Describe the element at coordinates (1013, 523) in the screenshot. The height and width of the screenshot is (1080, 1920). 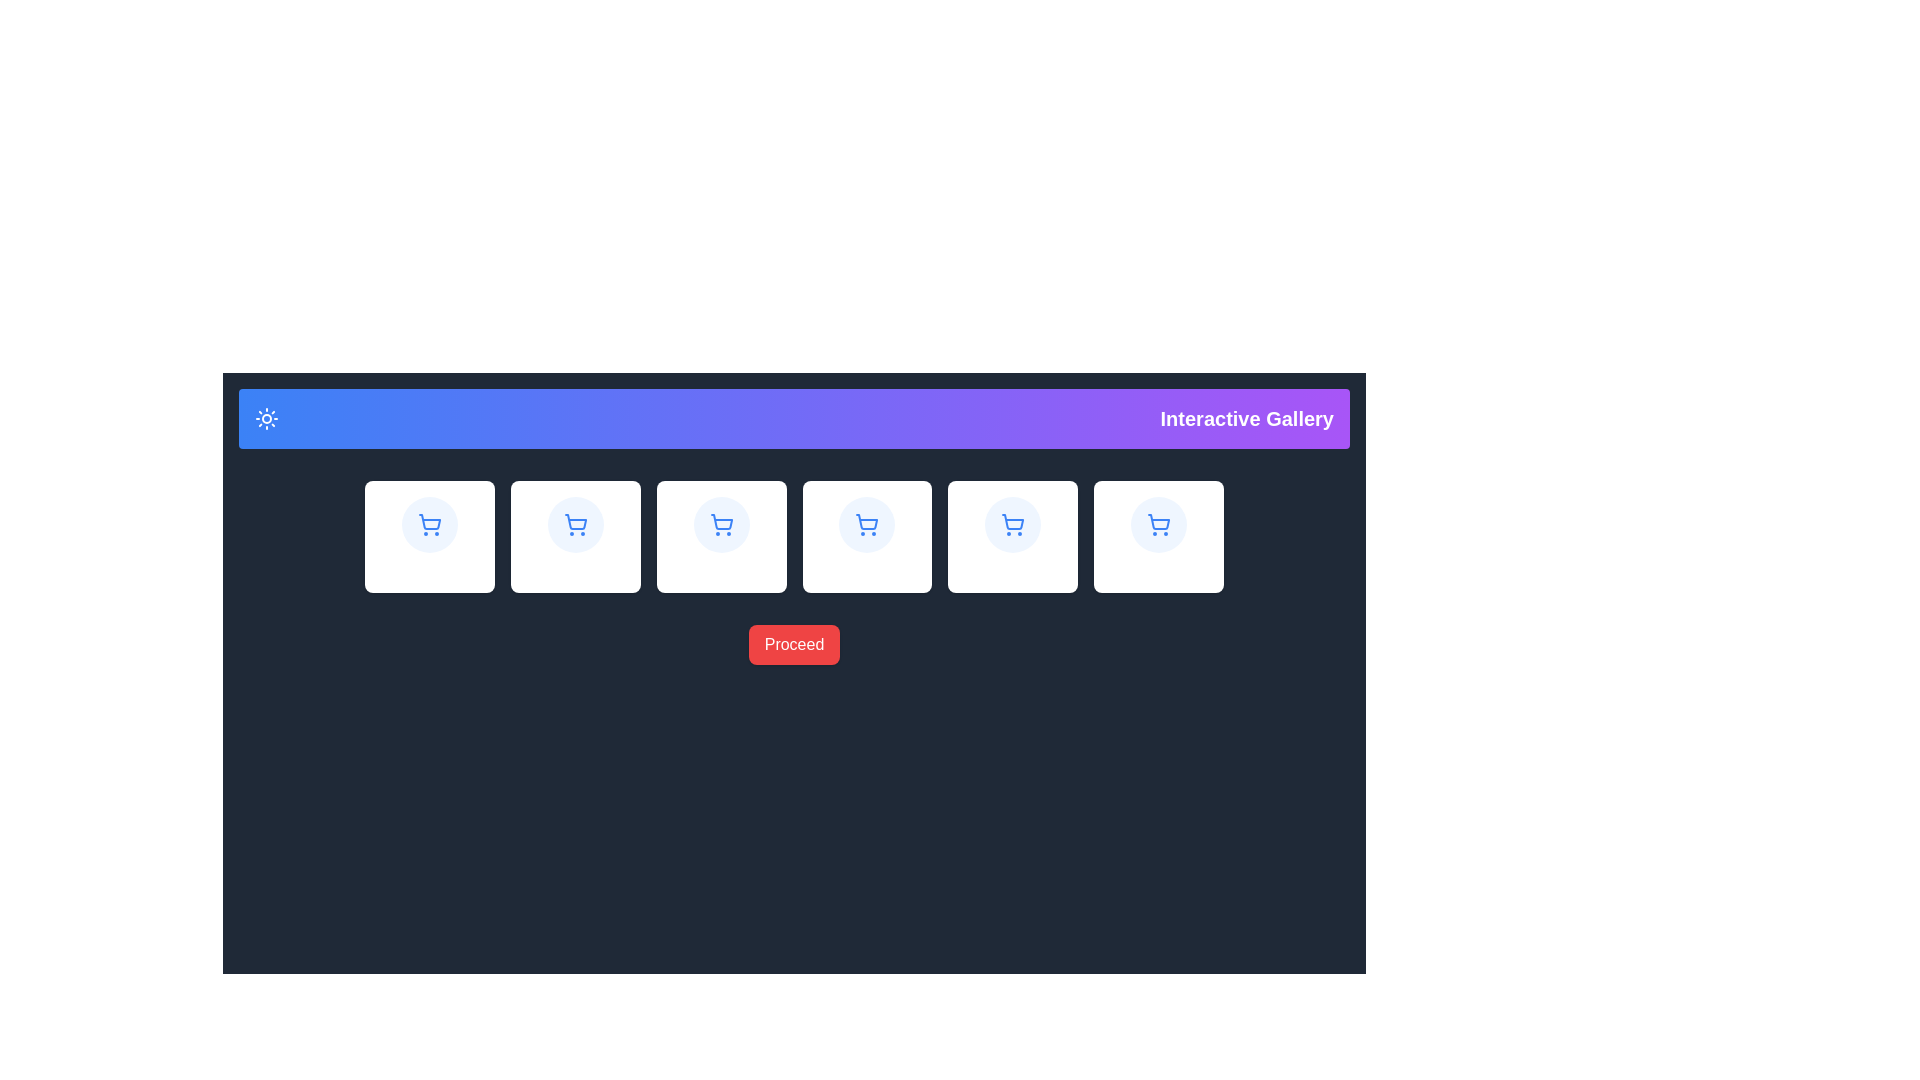
I see `the shopping cart icon located in the card labeled 'Moon', which is the fifth card from the left in a horizontally arranged set of cards` at that location.